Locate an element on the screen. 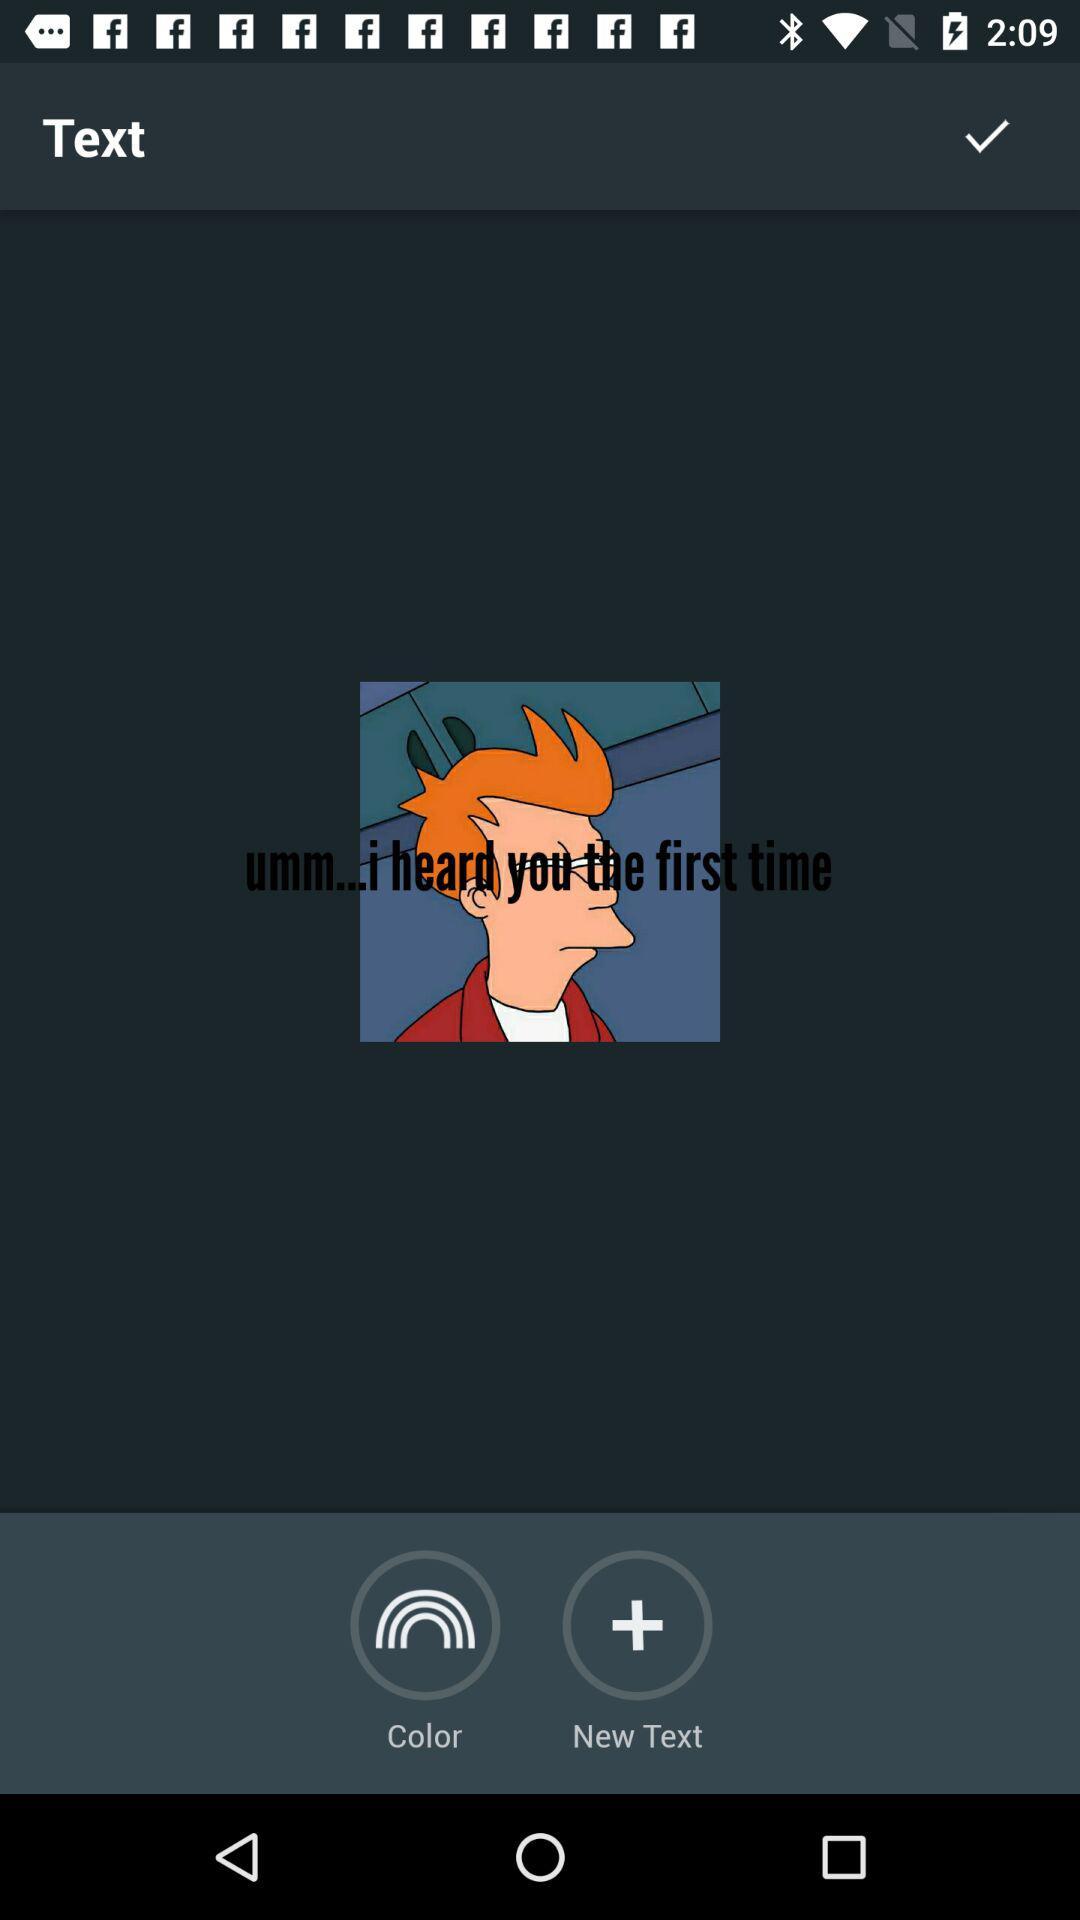 This screenshot has width=1080, height=1920. color is located at coordinates (424, 1625).